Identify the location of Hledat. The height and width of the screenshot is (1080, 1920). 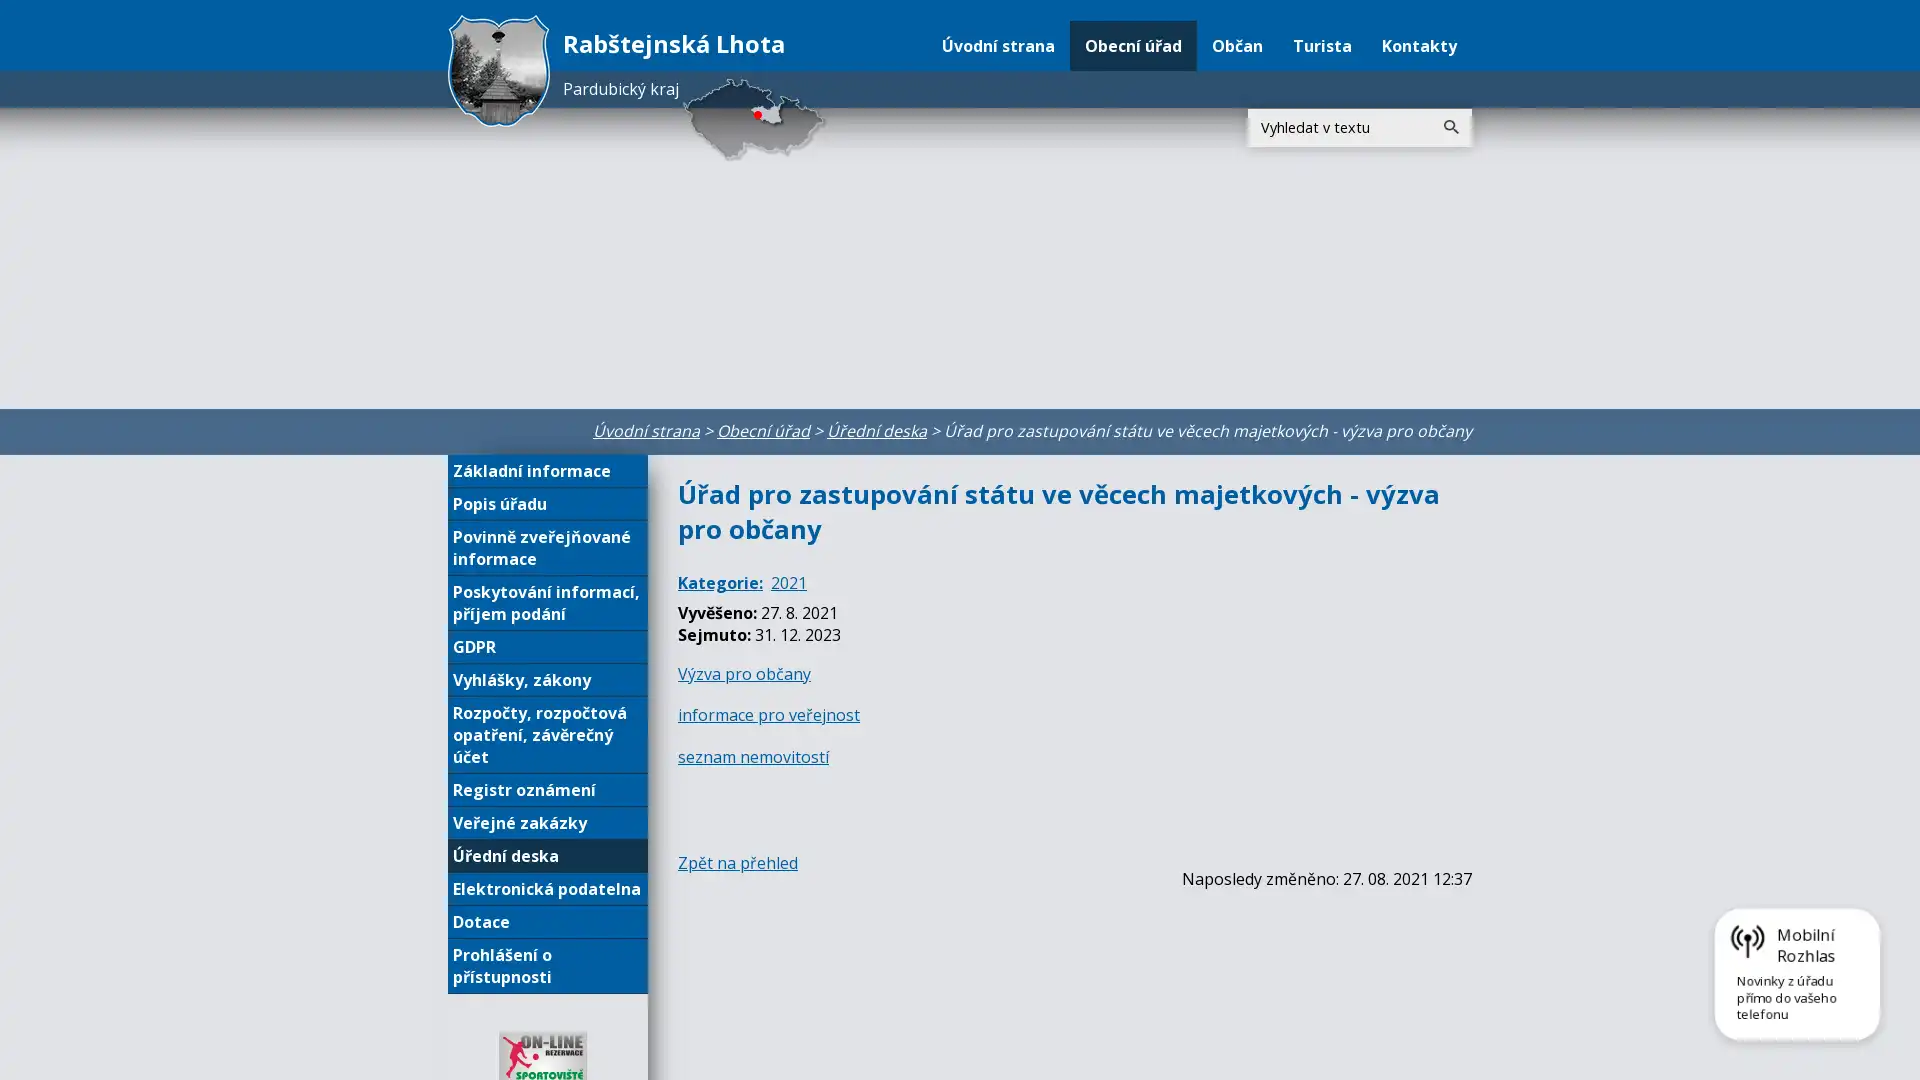
(1450, 127).